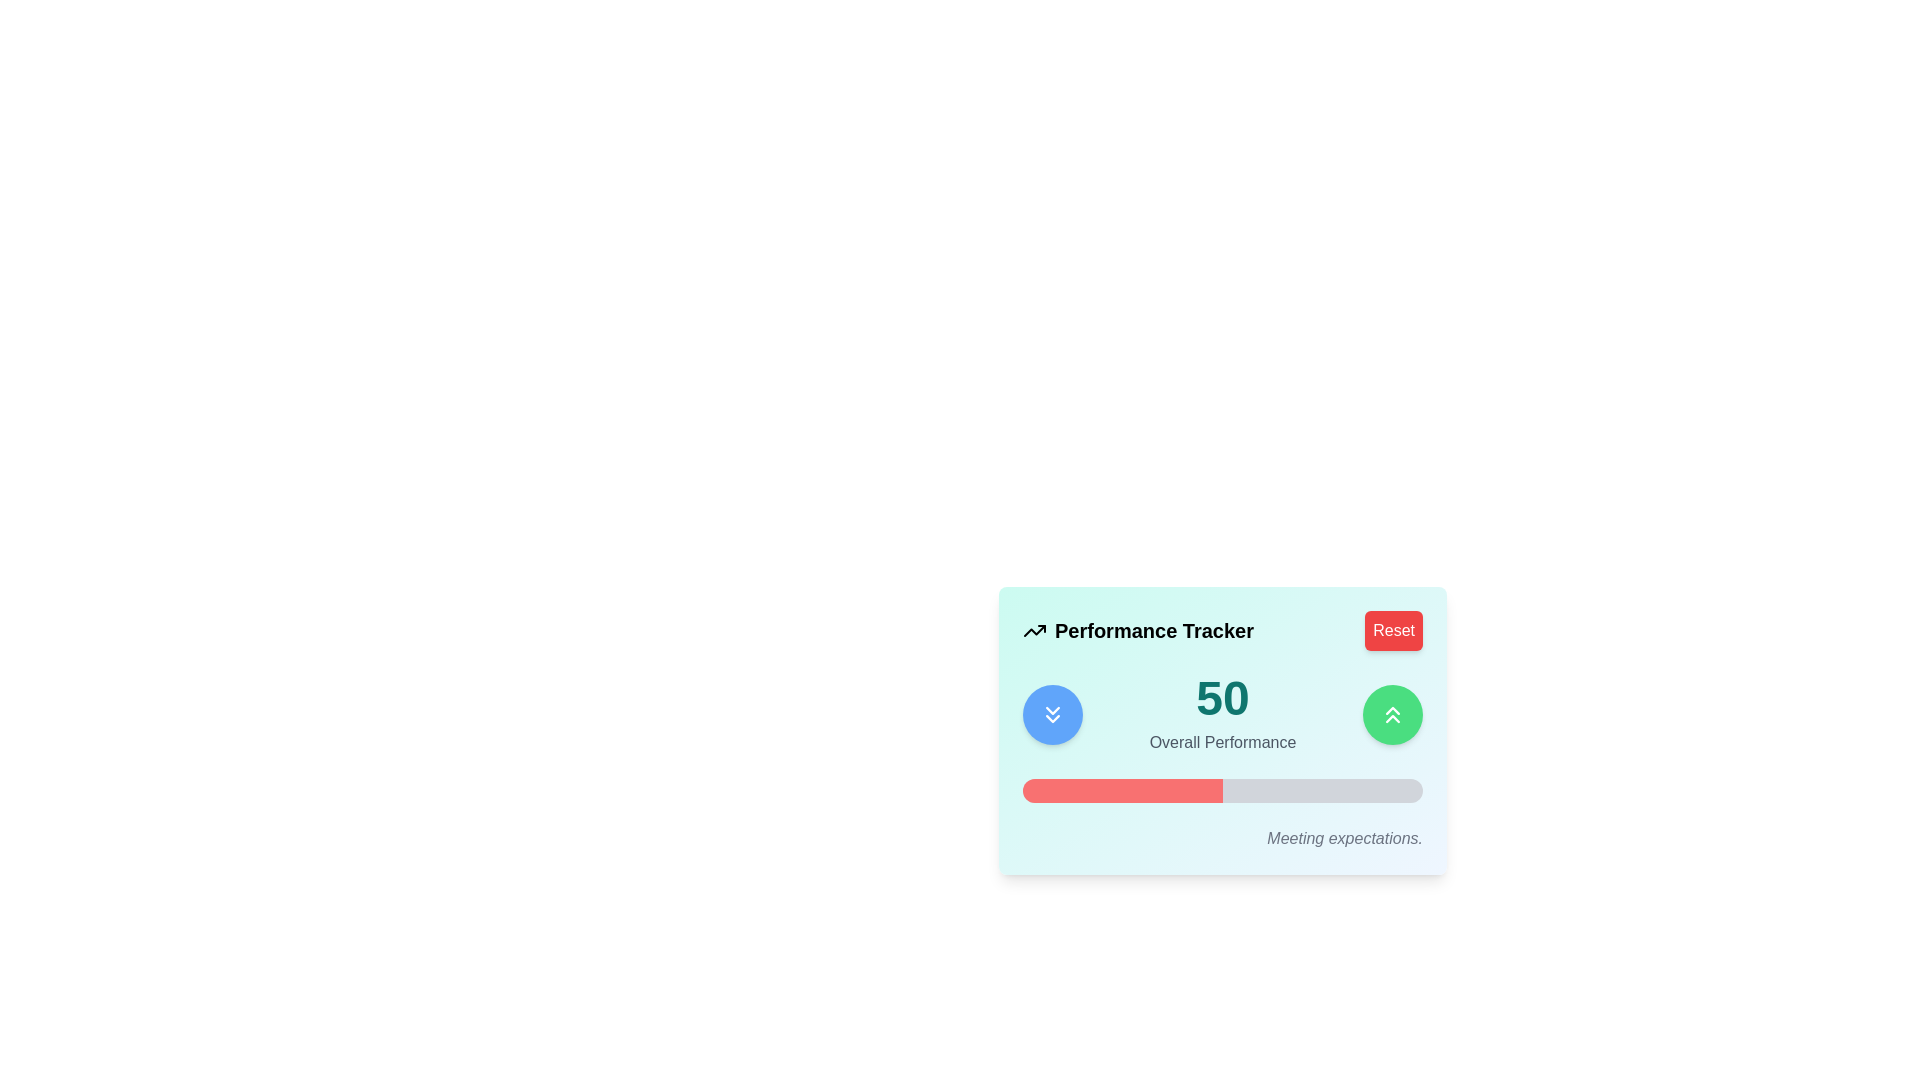  What do you see at coordinates (1051, 713) in the screenshot?
I see `the double-chevron downwards SVG icon within the blue circular button adjacent to the numeric performance indicator (50) on the 'Performance Tracker' card` at bounding box center [1051, 713].